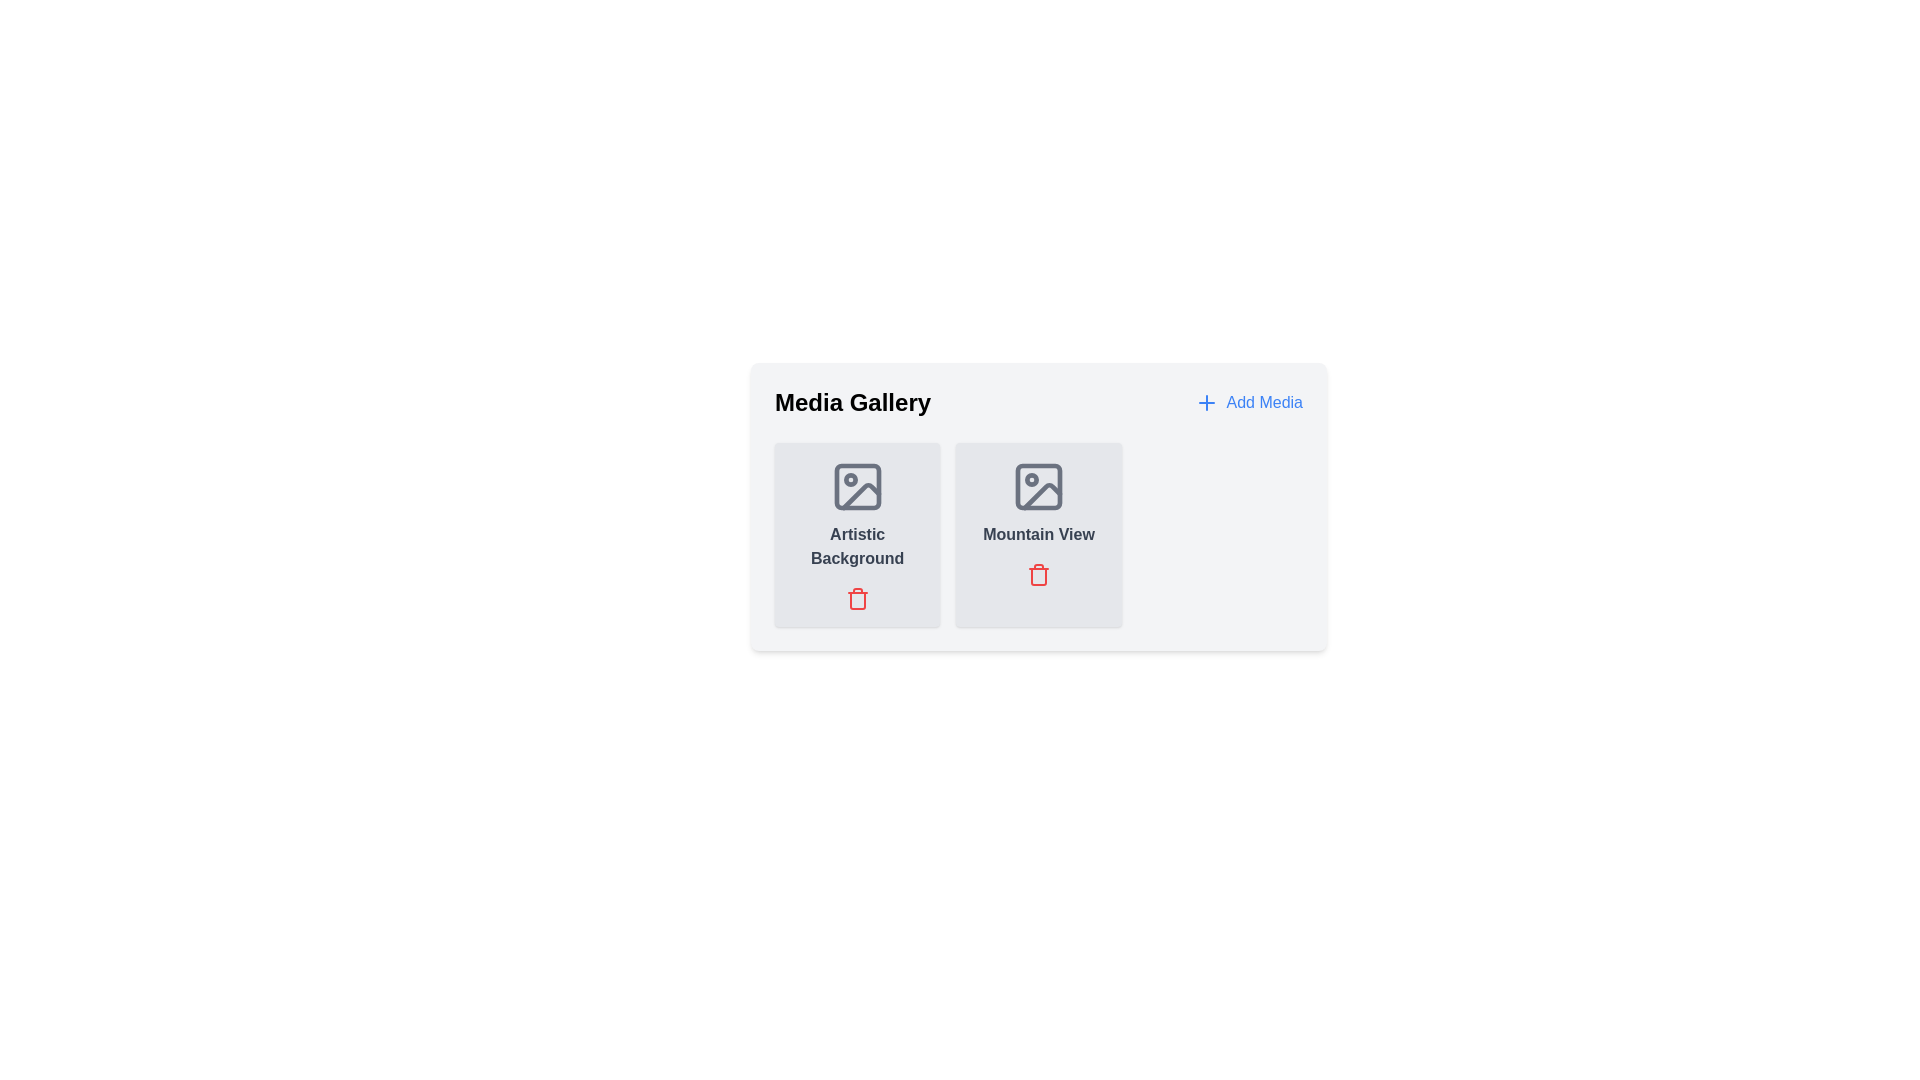 This screenshot has width=1920, height=1080. Describe the element at coordinates (857, 486) in the screenshot. I see `the rectangular icon with a gray background and image placeholder located in the first slot of the media gallery grid` at that location.